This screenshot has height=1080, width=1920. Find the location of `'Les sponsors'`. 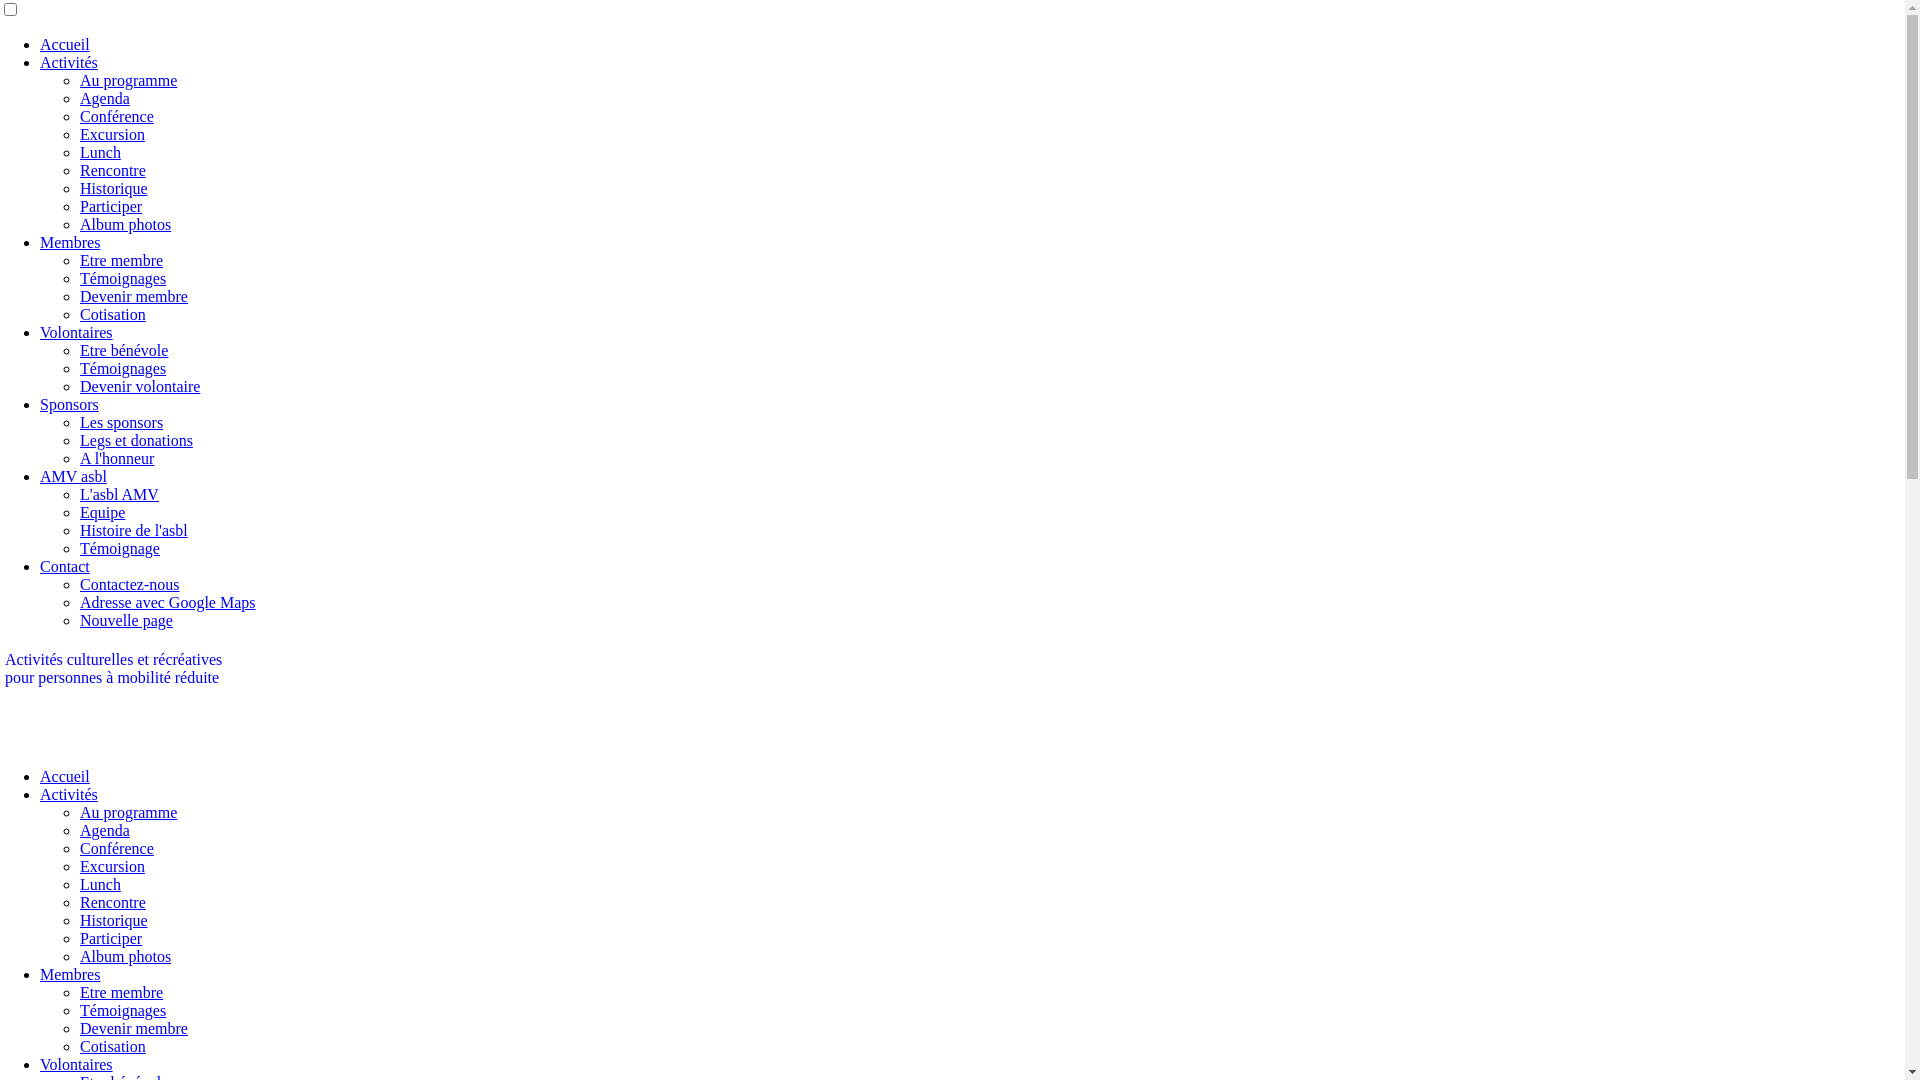

'Les sponsors' is located at coordinates (80, 421).